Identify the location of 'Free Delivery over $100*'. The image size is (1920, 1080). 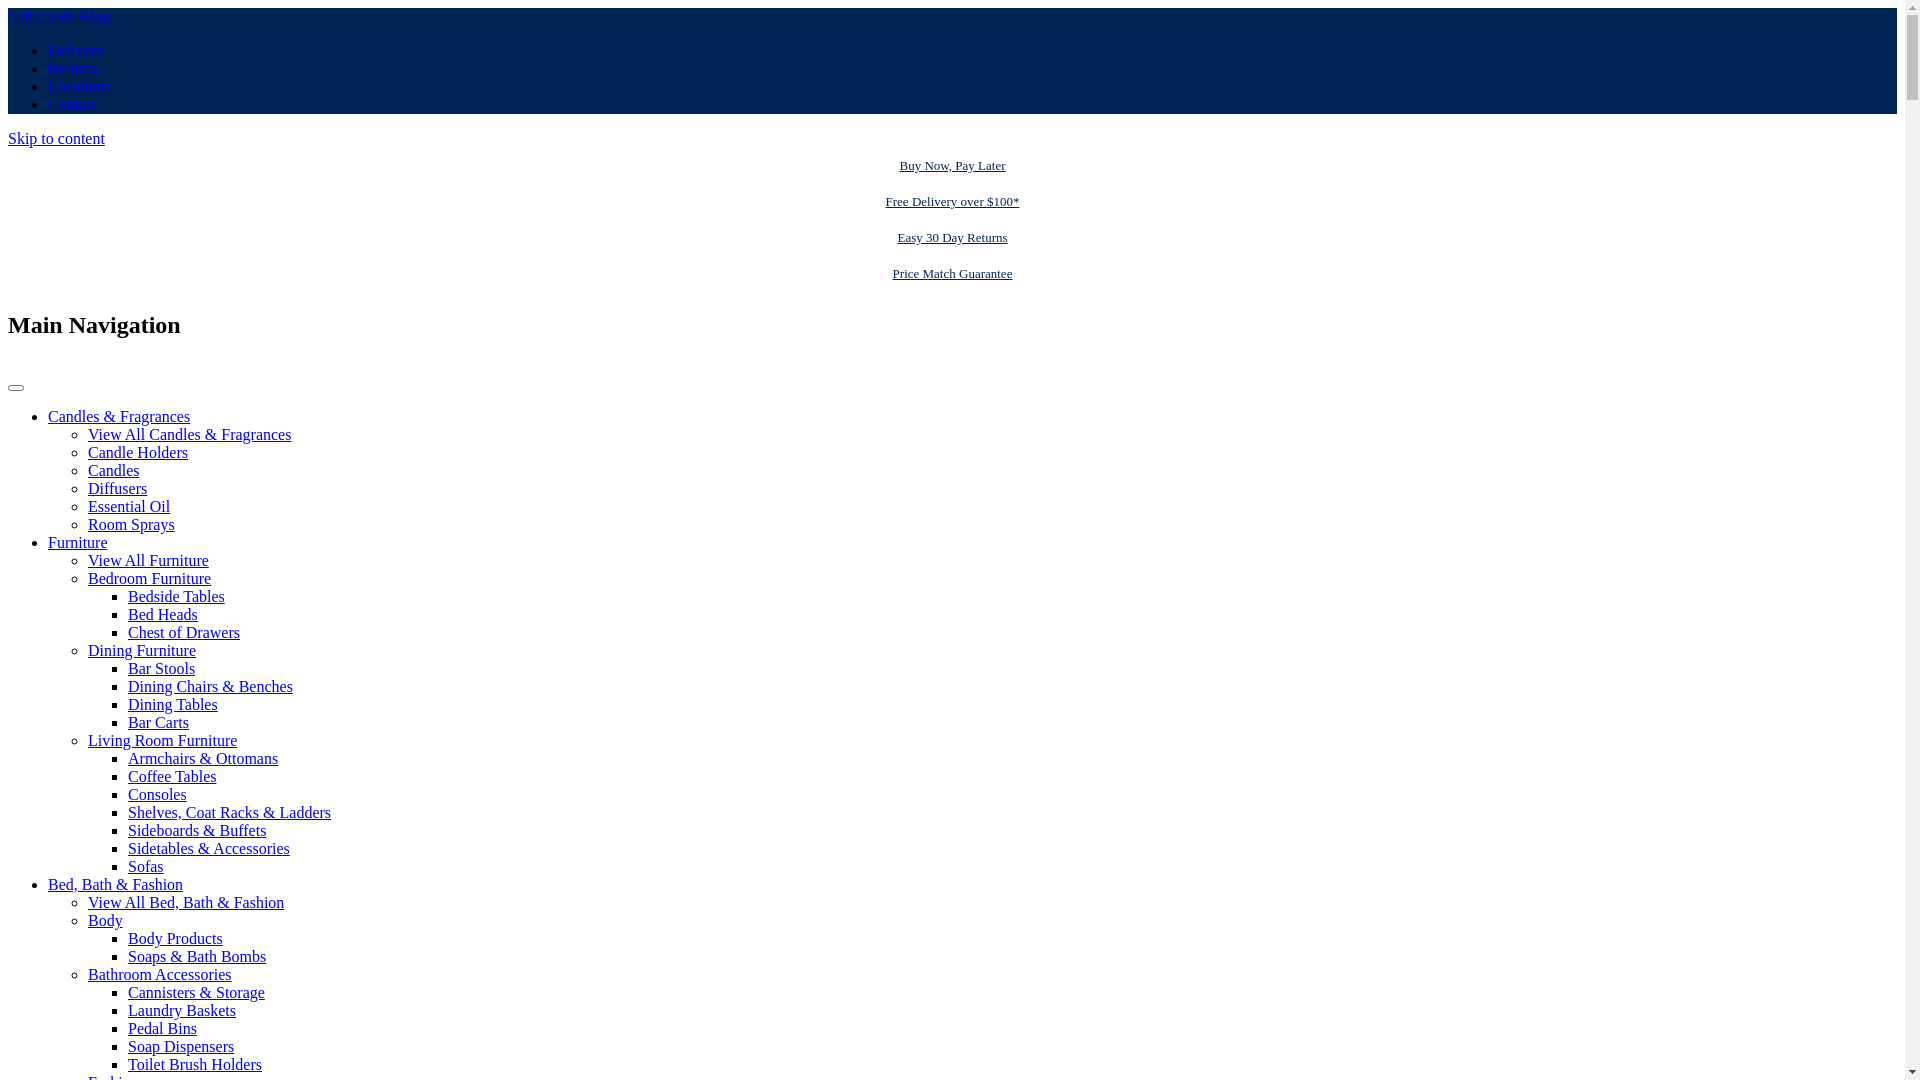
(951, 201).